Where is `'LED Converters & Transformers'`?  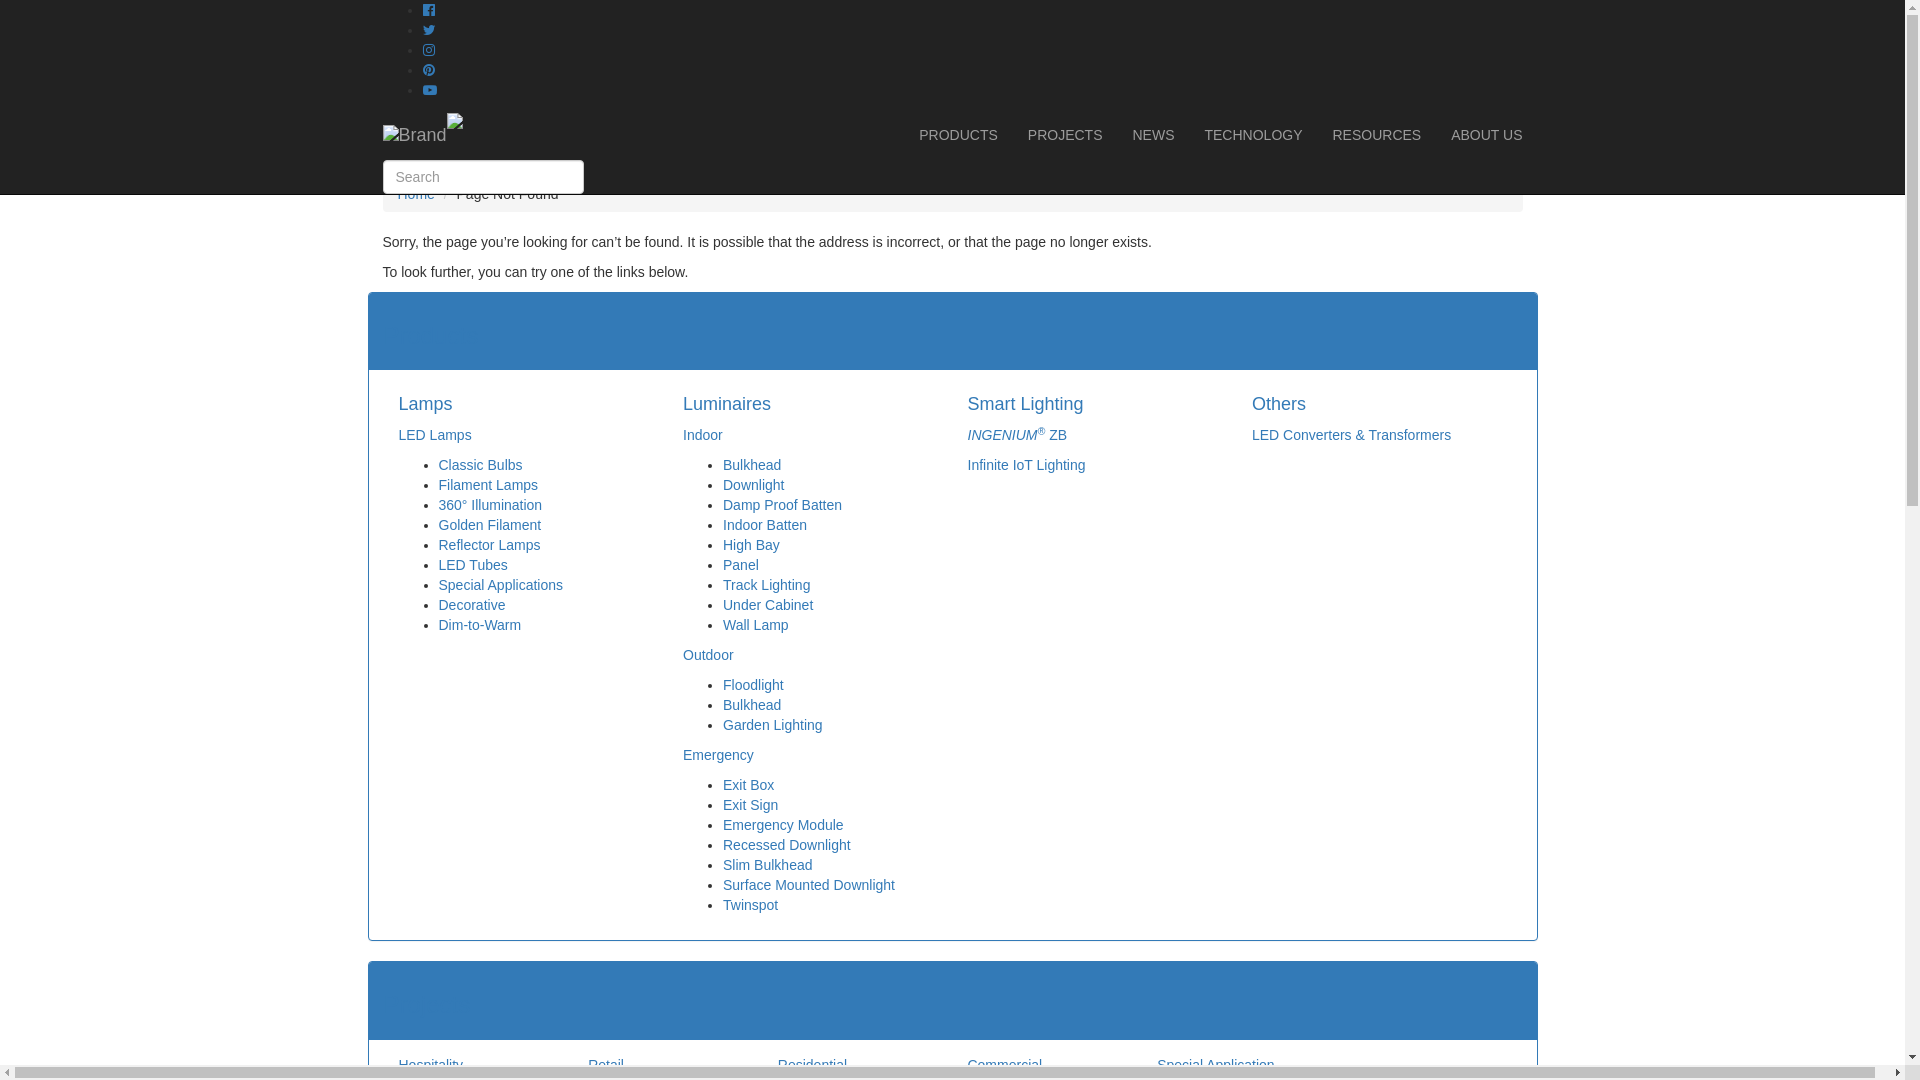 'LED Converters & Transformers' is located at coordinates (1351, 434).